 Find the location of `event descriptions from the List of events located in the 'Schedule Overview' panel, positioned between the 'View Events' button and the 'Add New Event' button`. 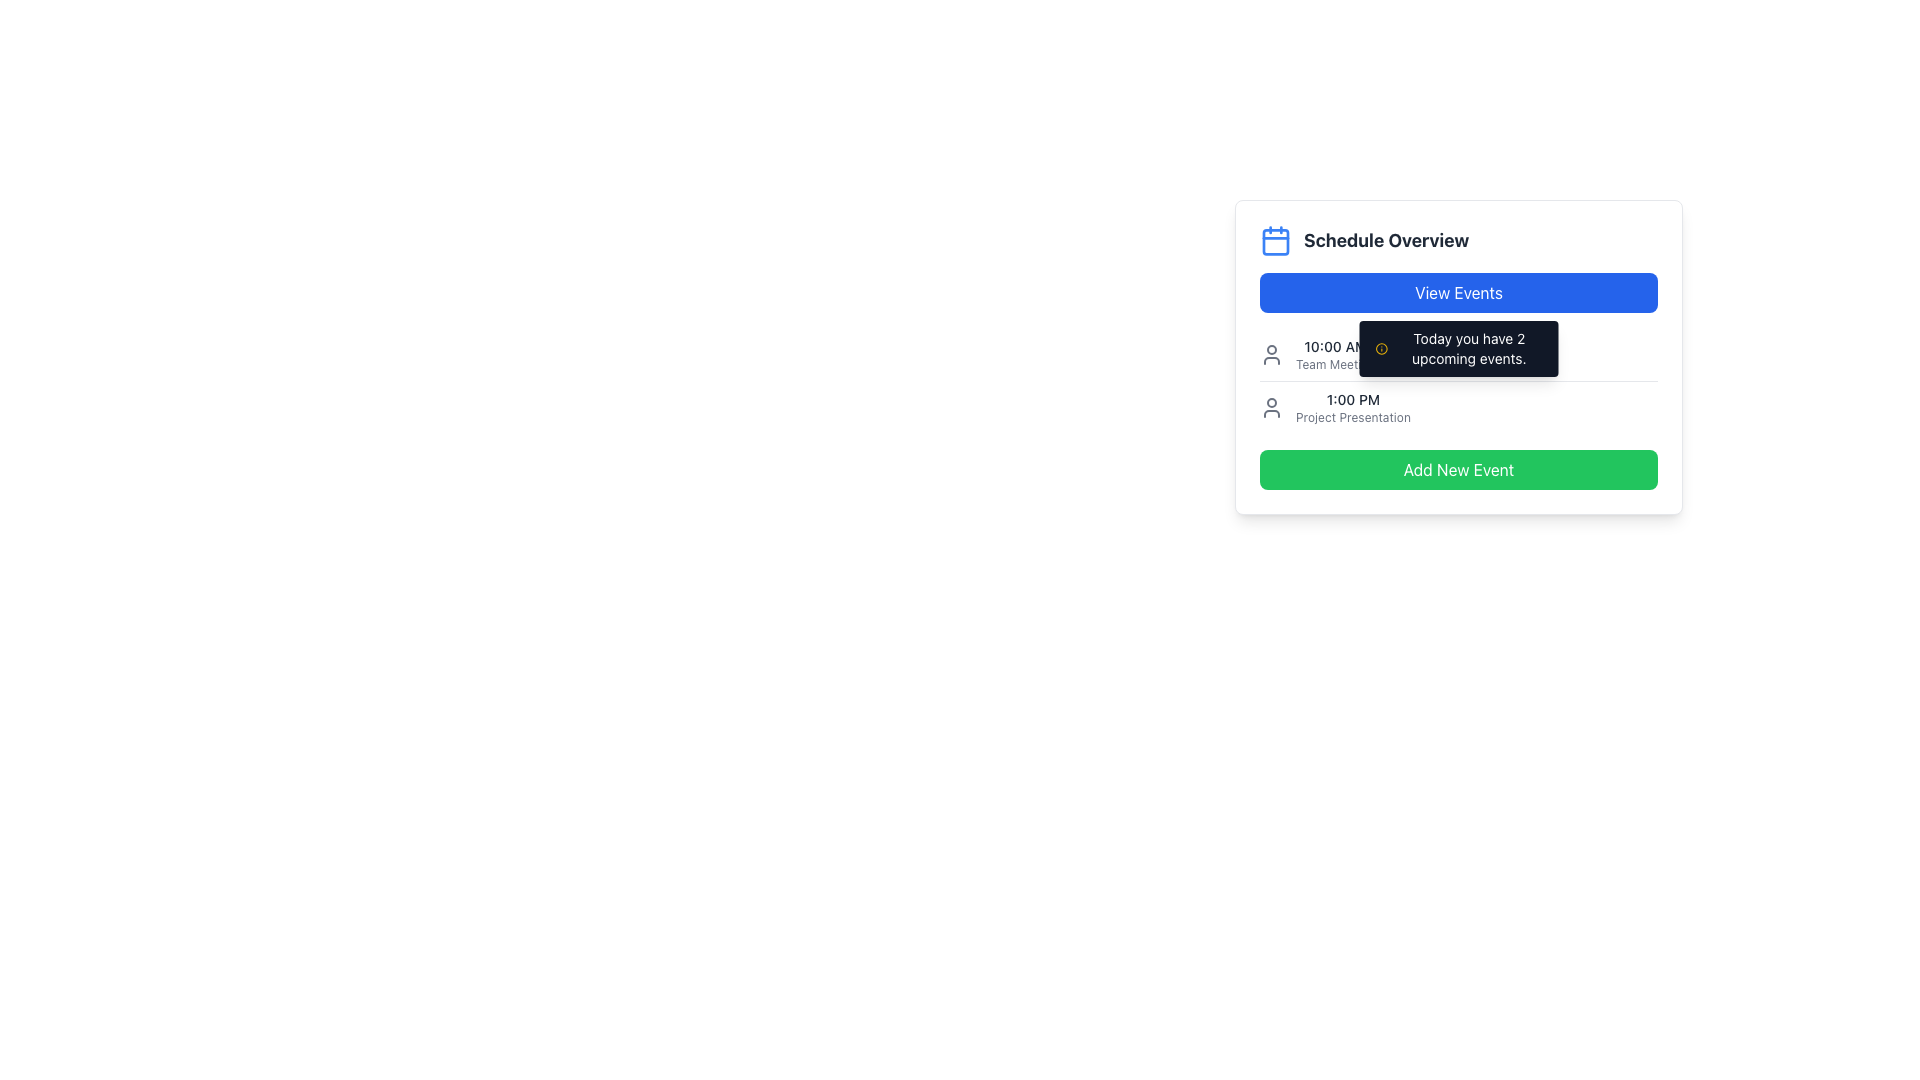

event descriptions from the List of events located in the 'Schedule Overview' panel, positioned between the 'View Events' button and the 'Add New Event' button is located at coordinates (1459, 381).